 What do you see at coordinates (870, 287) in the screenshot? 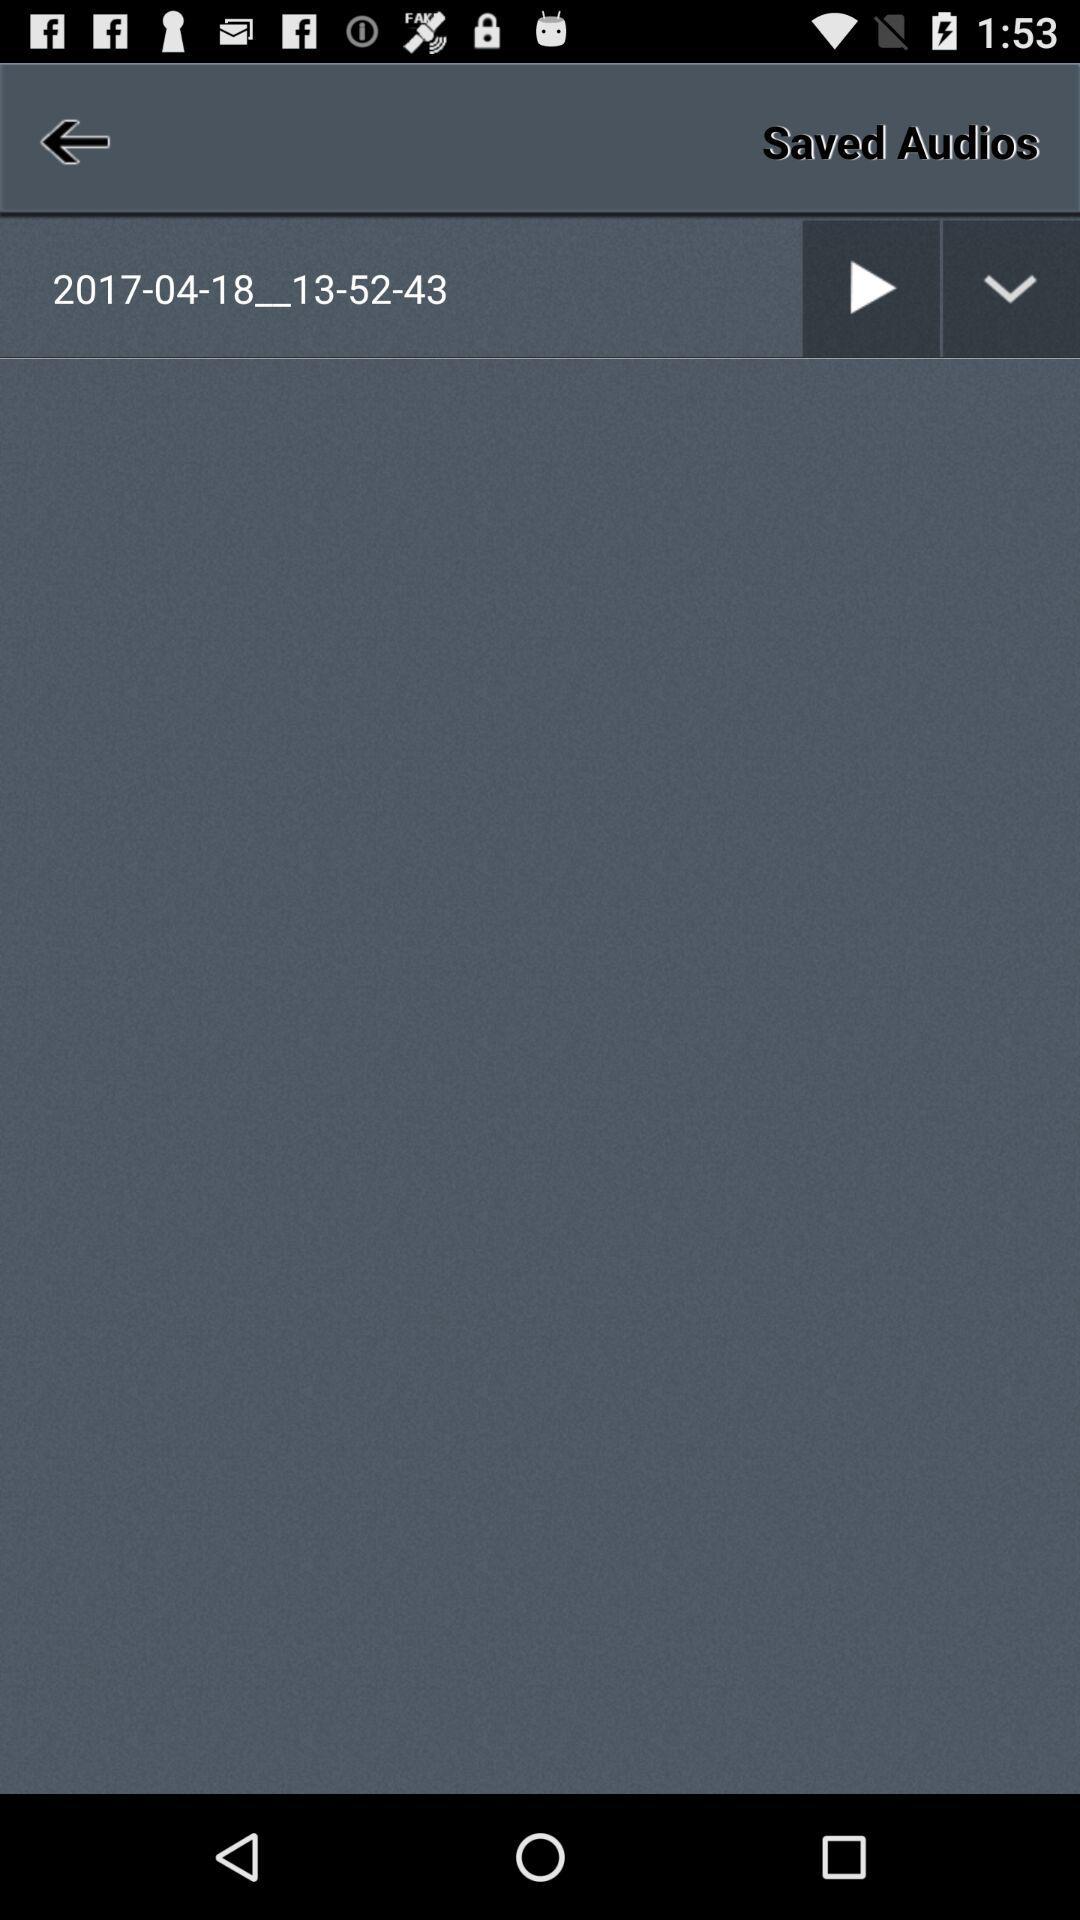
I see `audio` at bounding box center [870, 287].